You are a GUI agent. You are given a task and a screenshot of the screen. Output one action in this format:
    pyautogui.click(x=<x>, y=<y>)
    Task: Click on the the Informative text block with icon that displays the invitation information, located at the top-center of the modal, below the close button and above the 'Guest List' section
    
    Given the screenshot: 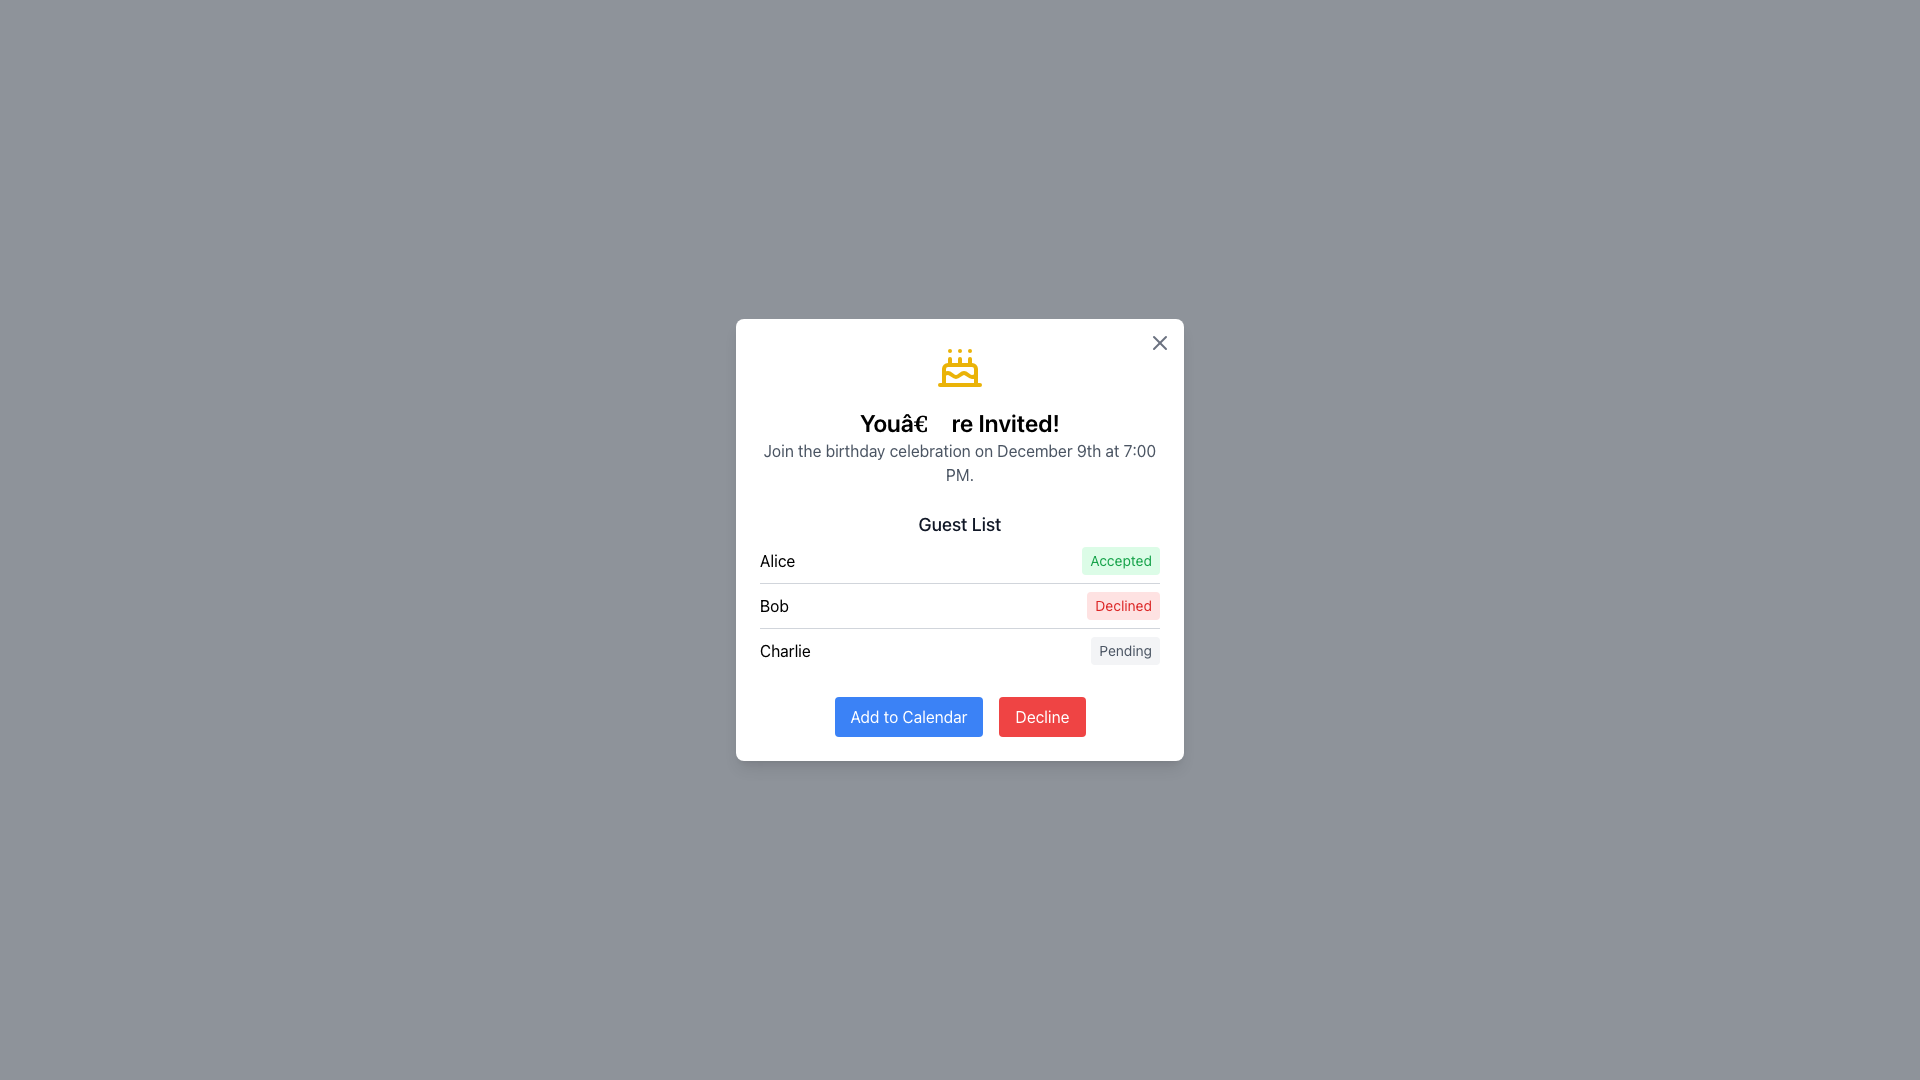 What is the action you would take?
    pyautogui.click(x=960, y=414)
    